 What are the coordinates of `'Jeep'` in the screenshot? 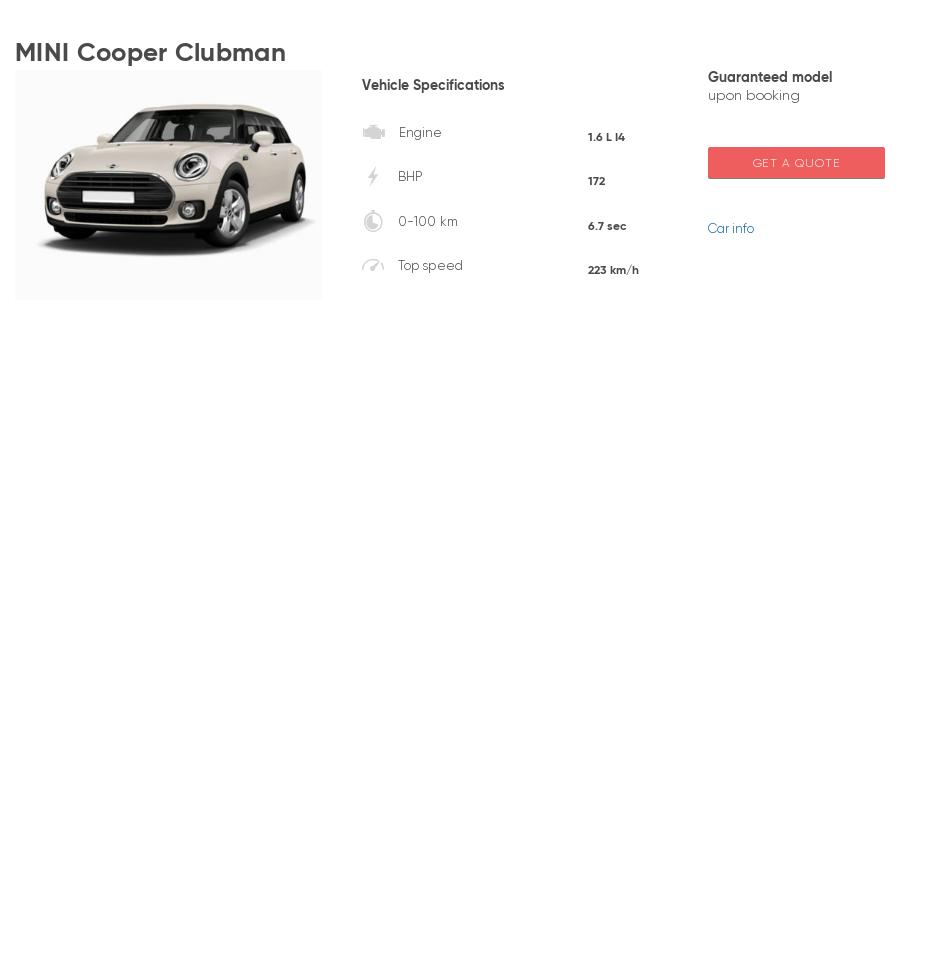 It's located at (784, 462).